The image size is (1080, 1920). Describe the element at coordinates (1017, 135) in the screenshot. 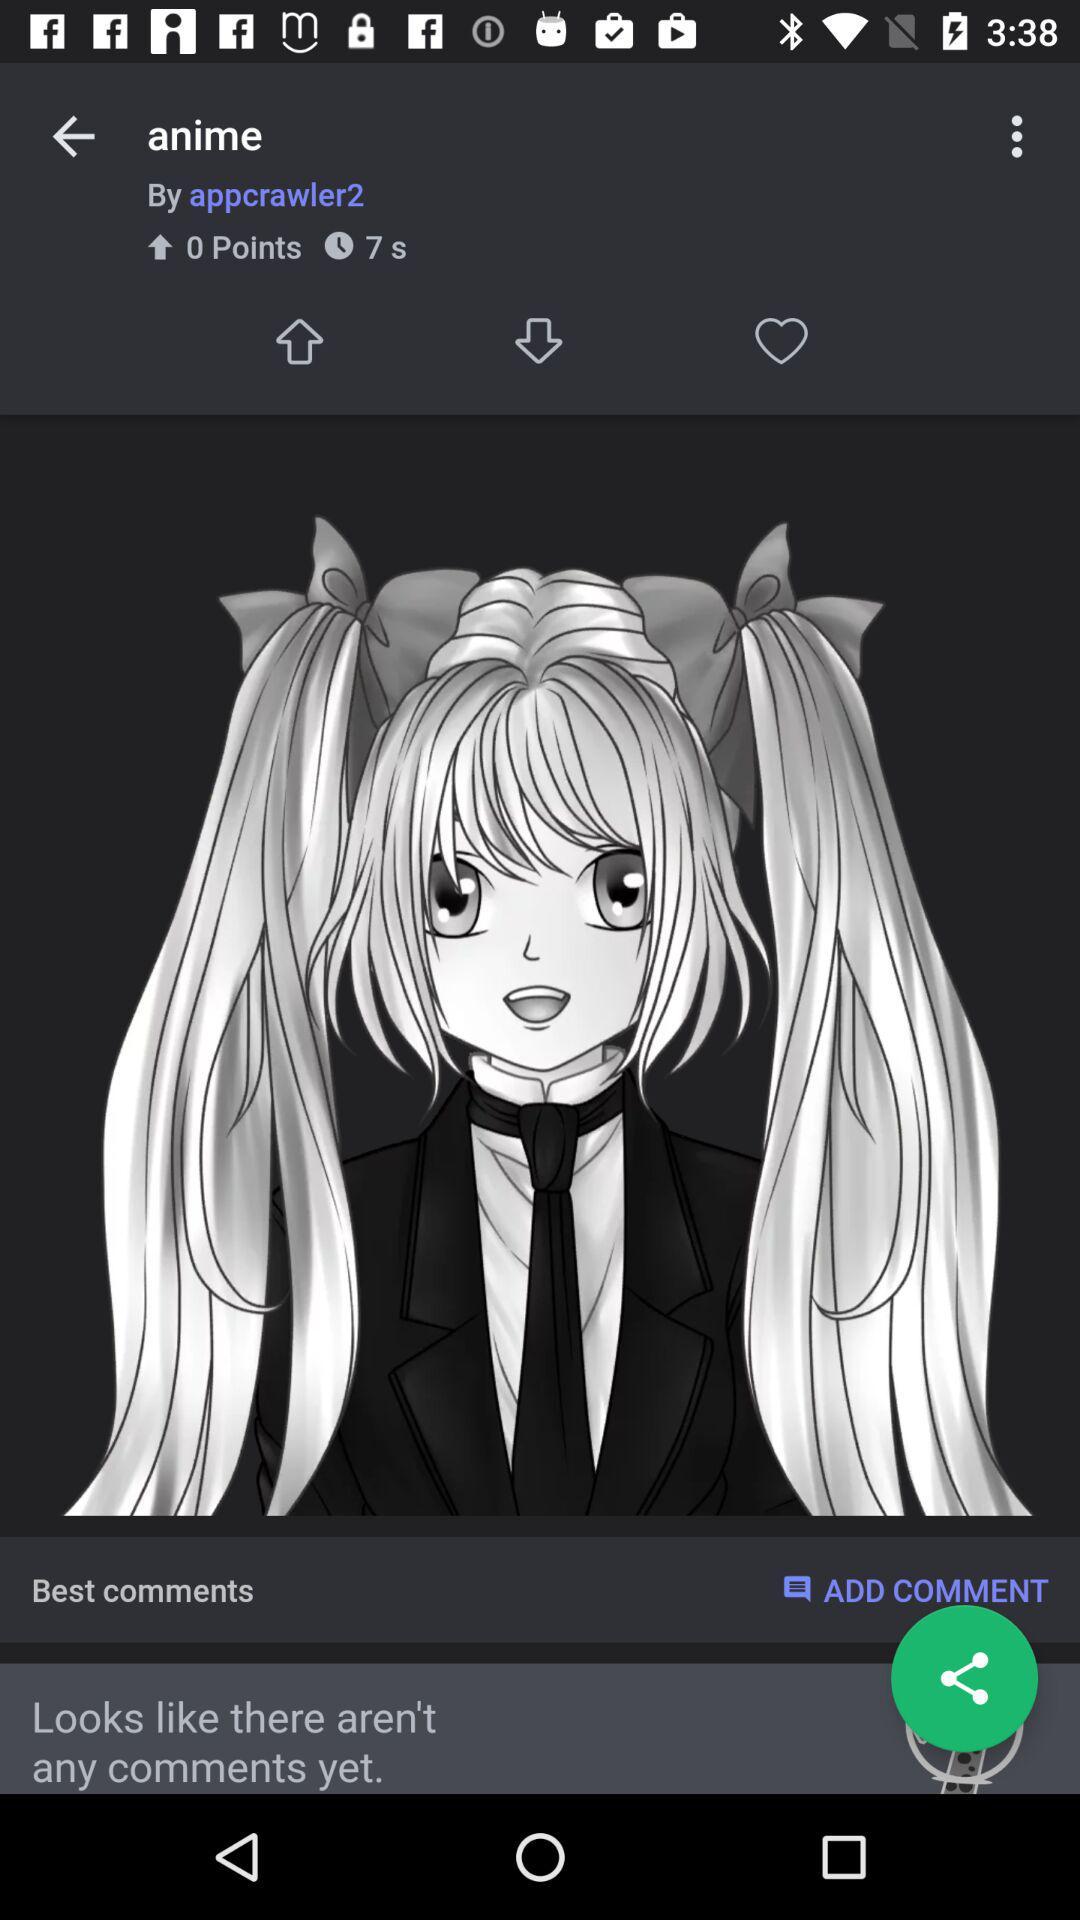

I see `settings` at that location.